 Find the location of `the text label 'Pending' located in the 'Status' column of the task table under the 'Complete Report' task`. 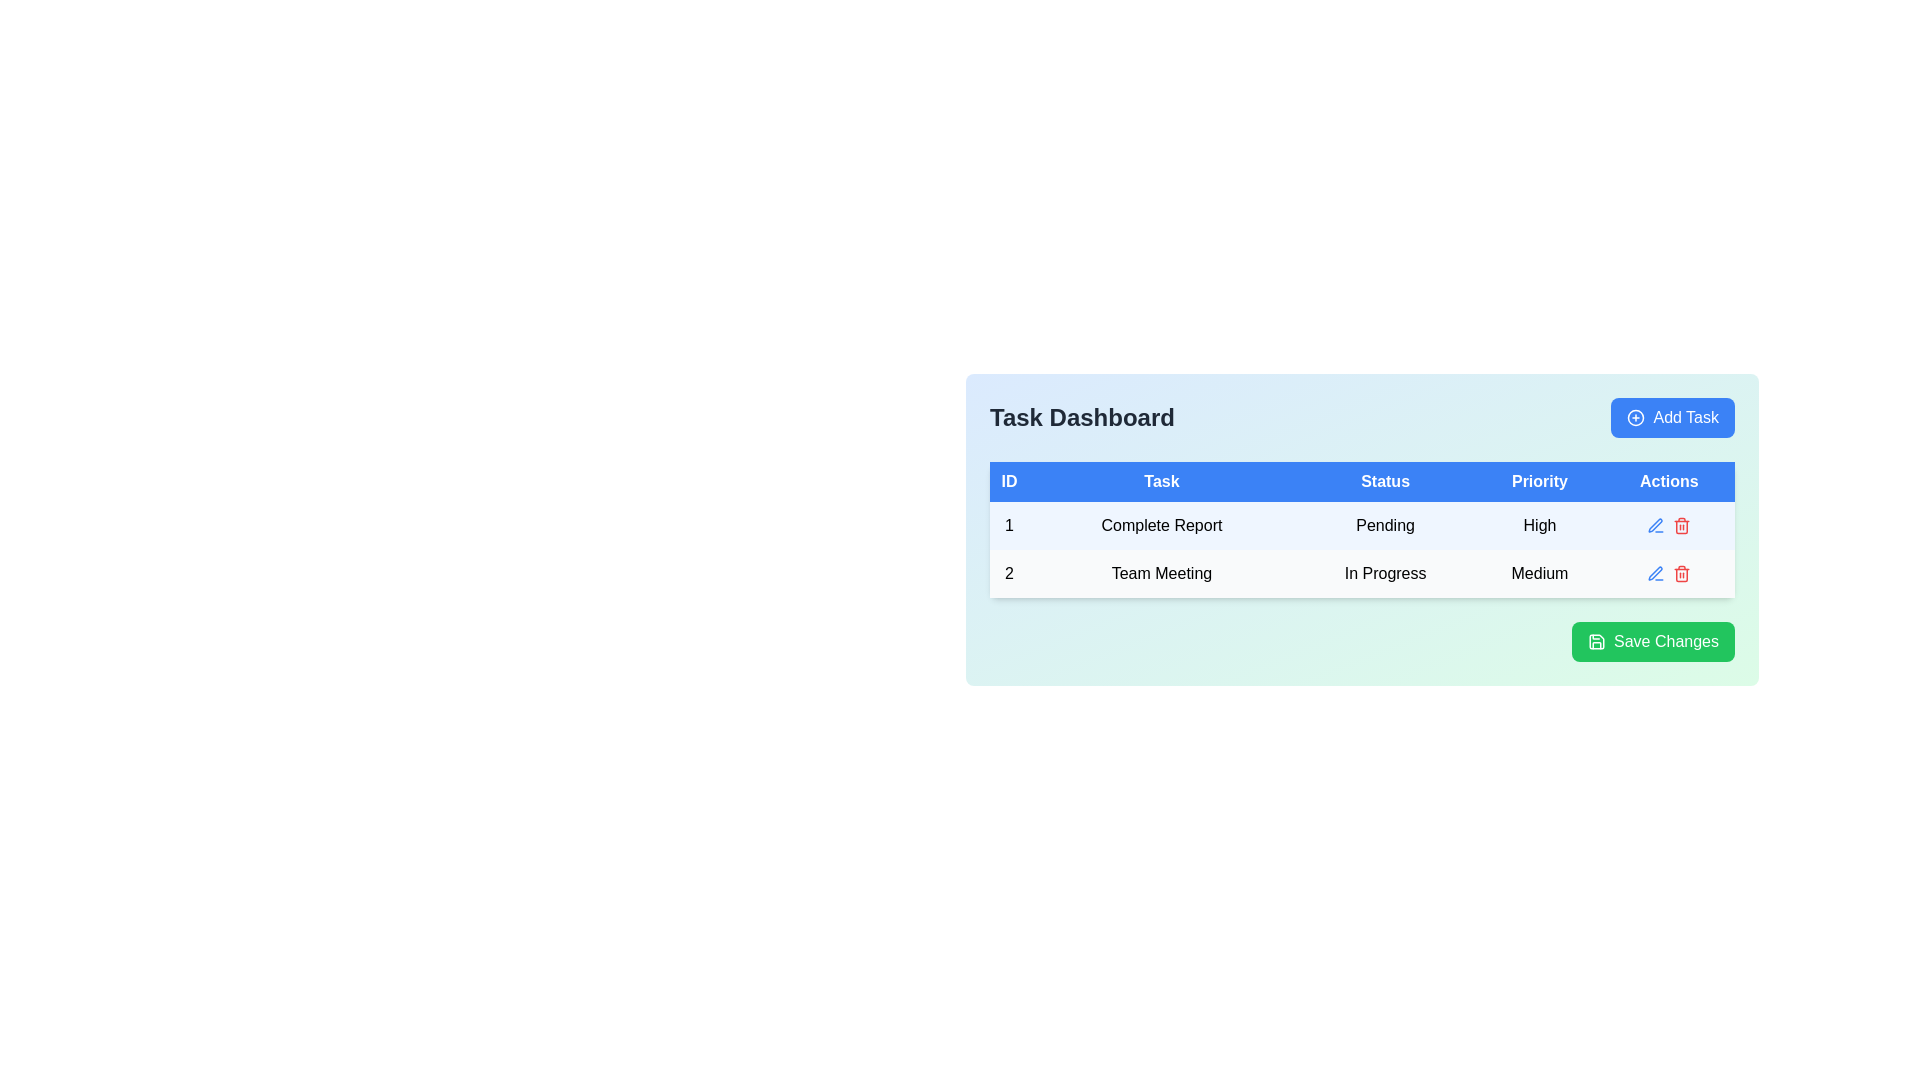

the text label 'Pending' located in the 'Status' column of the task table under the 'Complete Report' task is located at coordinates (1361, 528).